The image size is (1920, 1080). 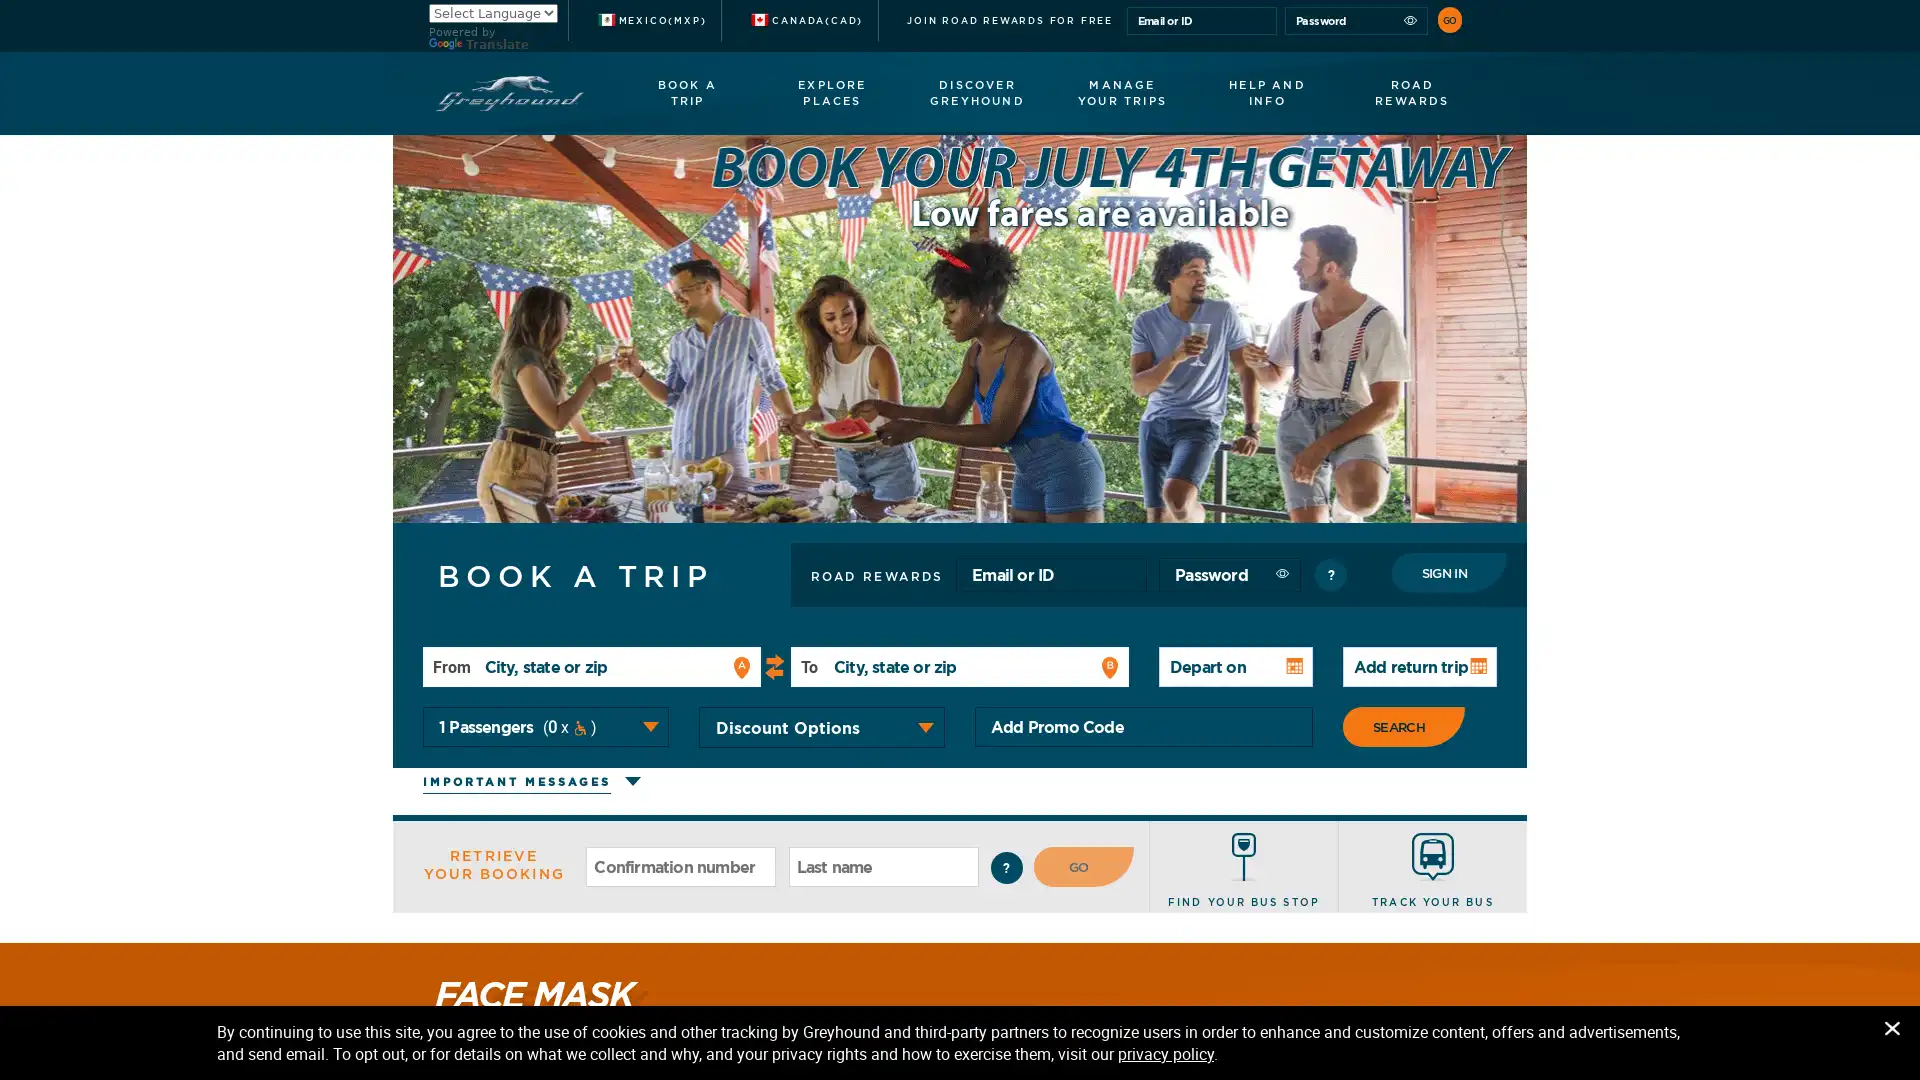 I want to click on Click to expand, so click(x=532, y=779).